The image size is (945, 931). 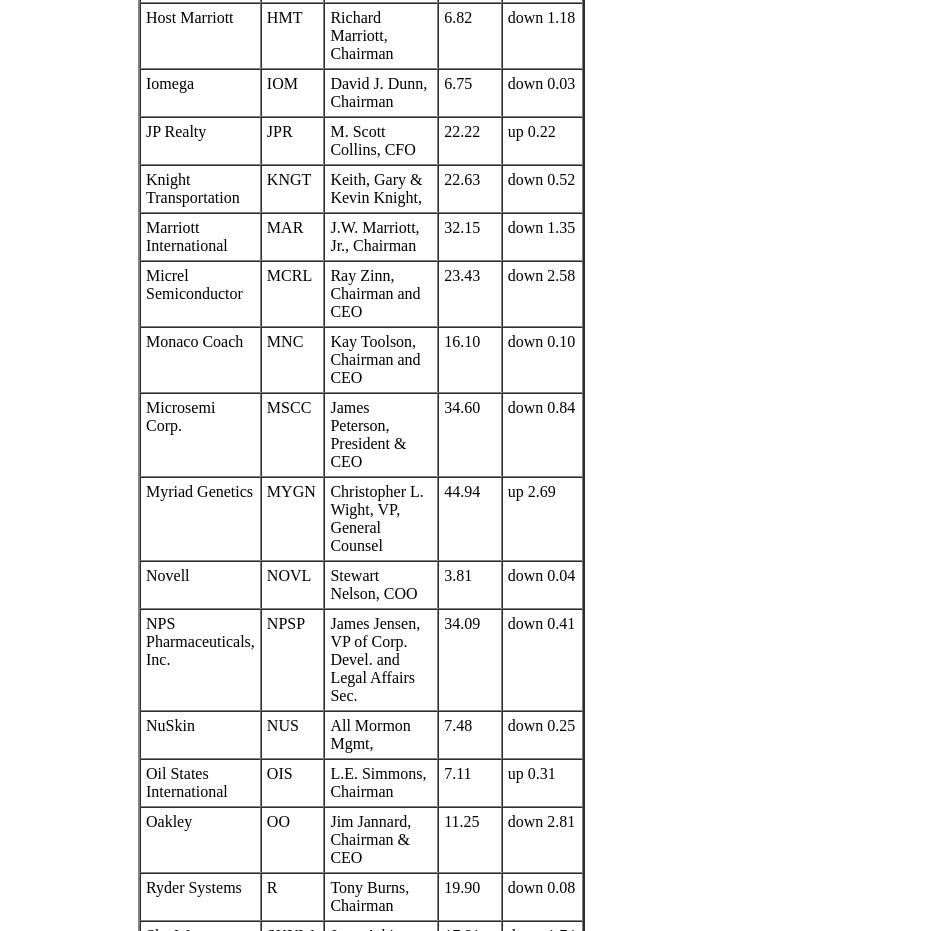 What do you see at coordinates (377, 782) in the screenshot?
I see `'L.E. Simmons, Chairman'` at bounding box center [377, 782].